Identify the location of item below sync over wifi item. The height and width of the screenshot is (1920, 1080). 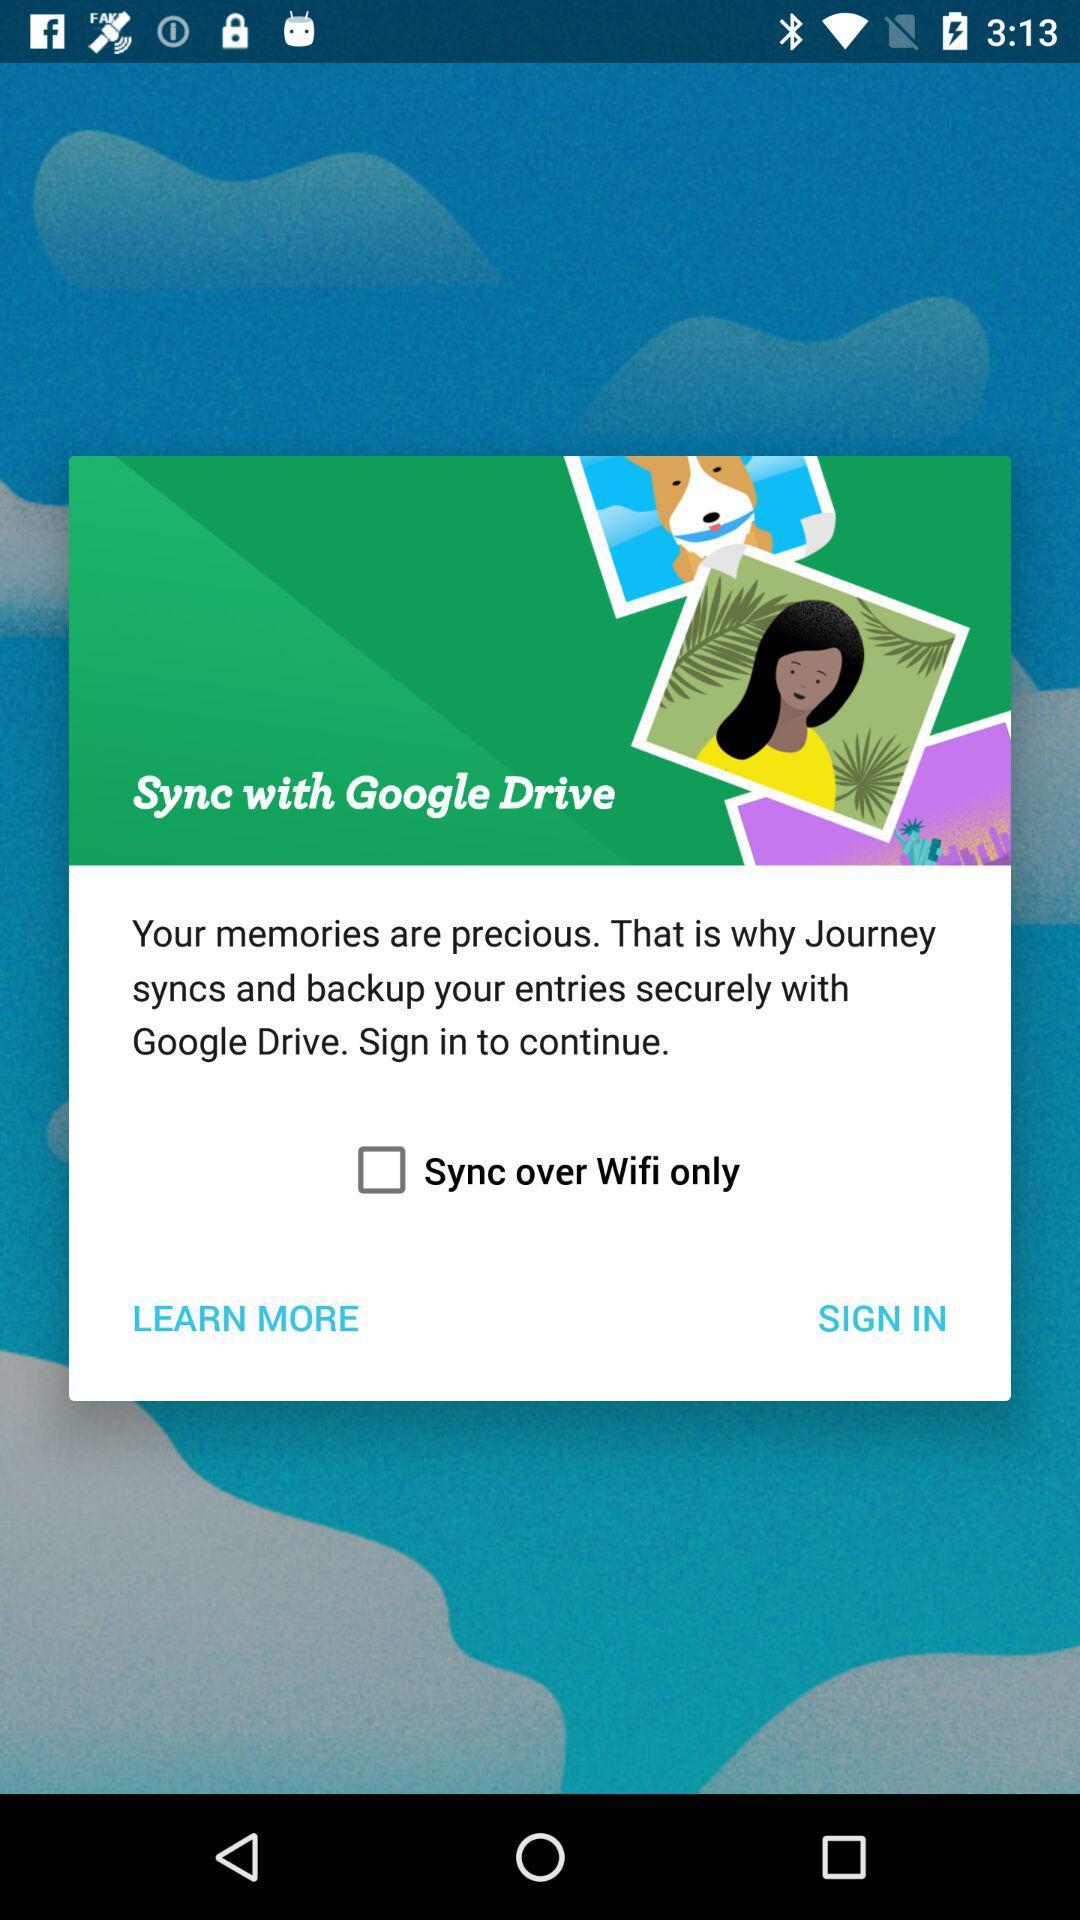
(244, 1316).